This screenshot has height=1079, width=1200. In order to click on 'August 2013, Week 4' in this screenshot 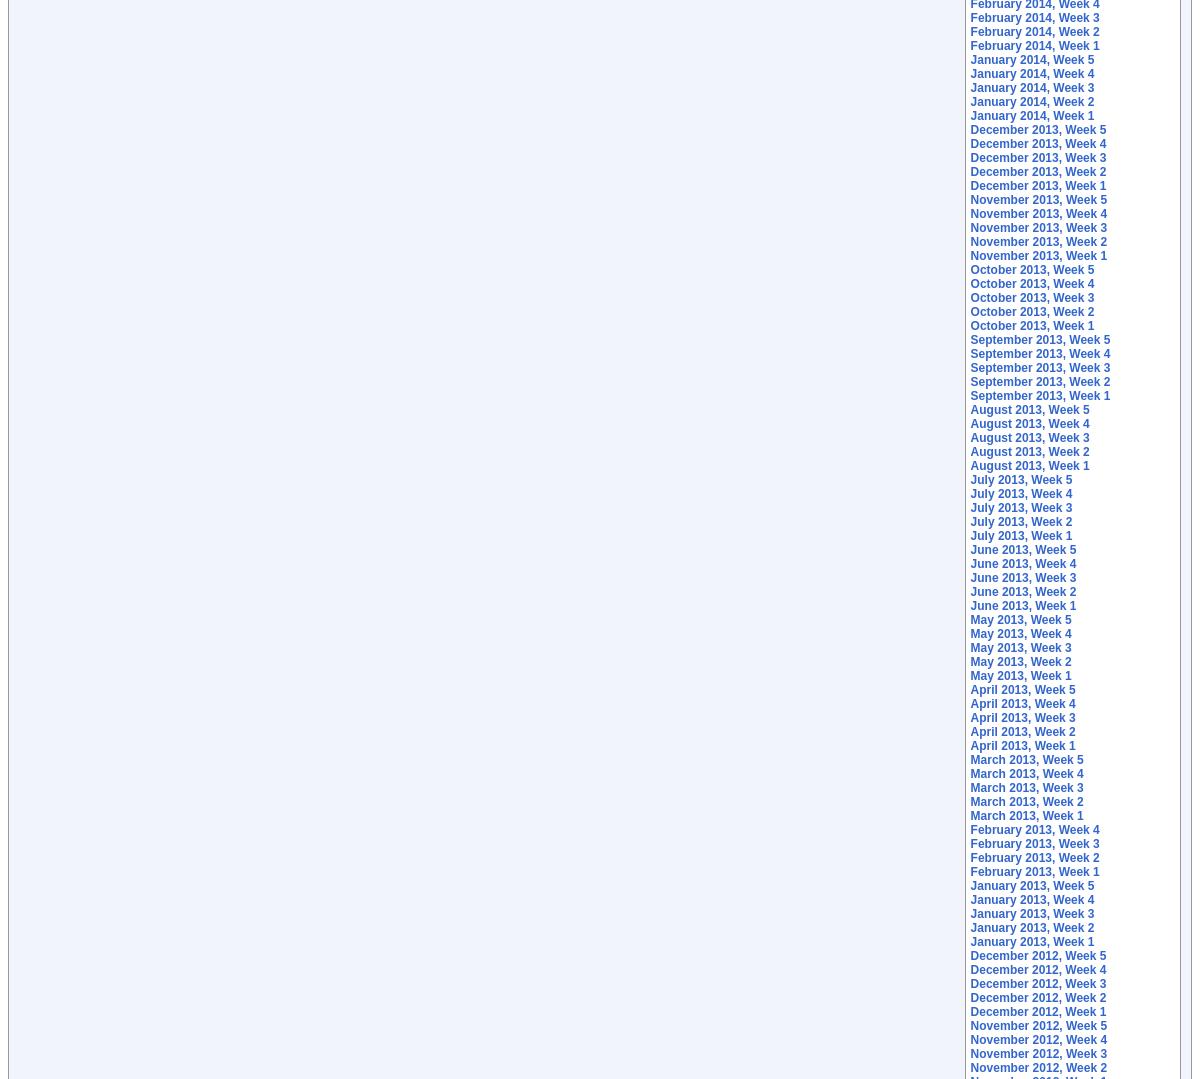, I will do `click(1029, 424)`.